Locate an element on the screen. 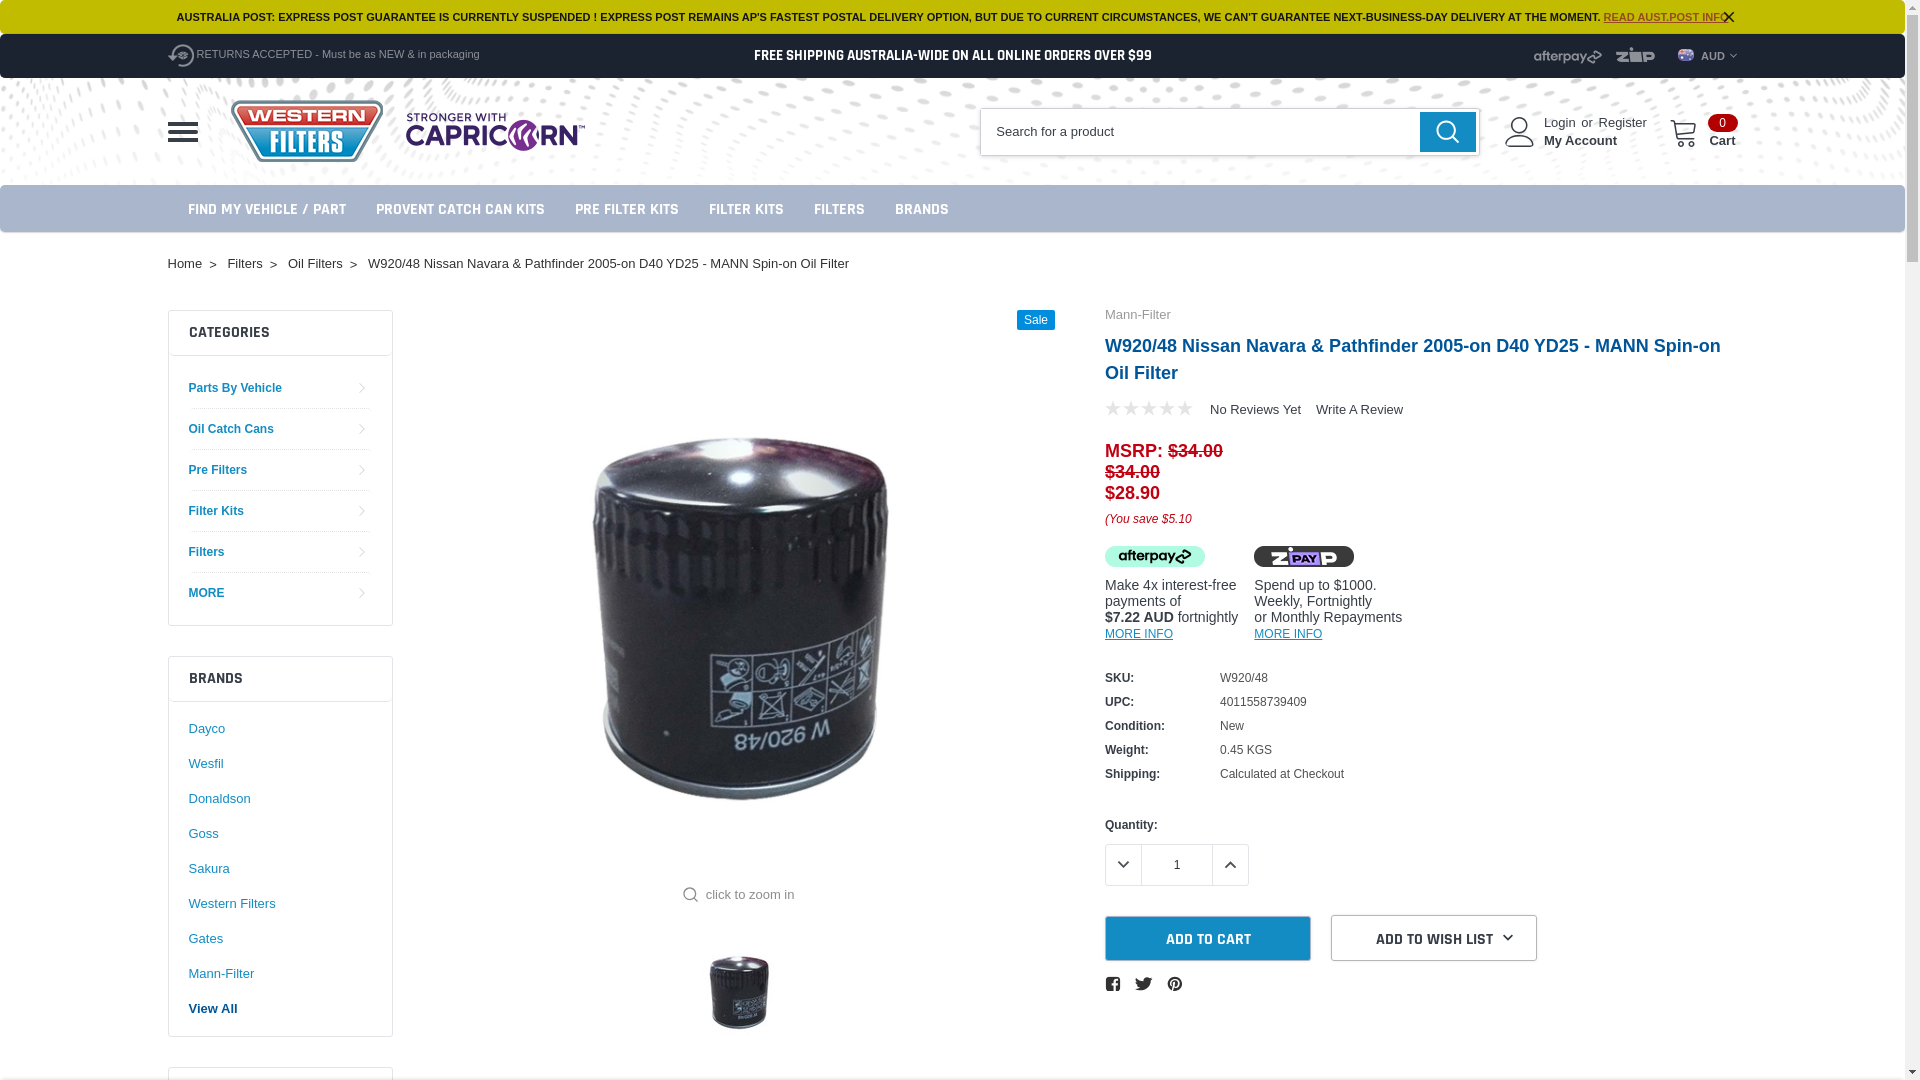 The width and height of the screenshot is (1920, 1080). 'Oil Catch Cans' is located at coordinates (230, 427).